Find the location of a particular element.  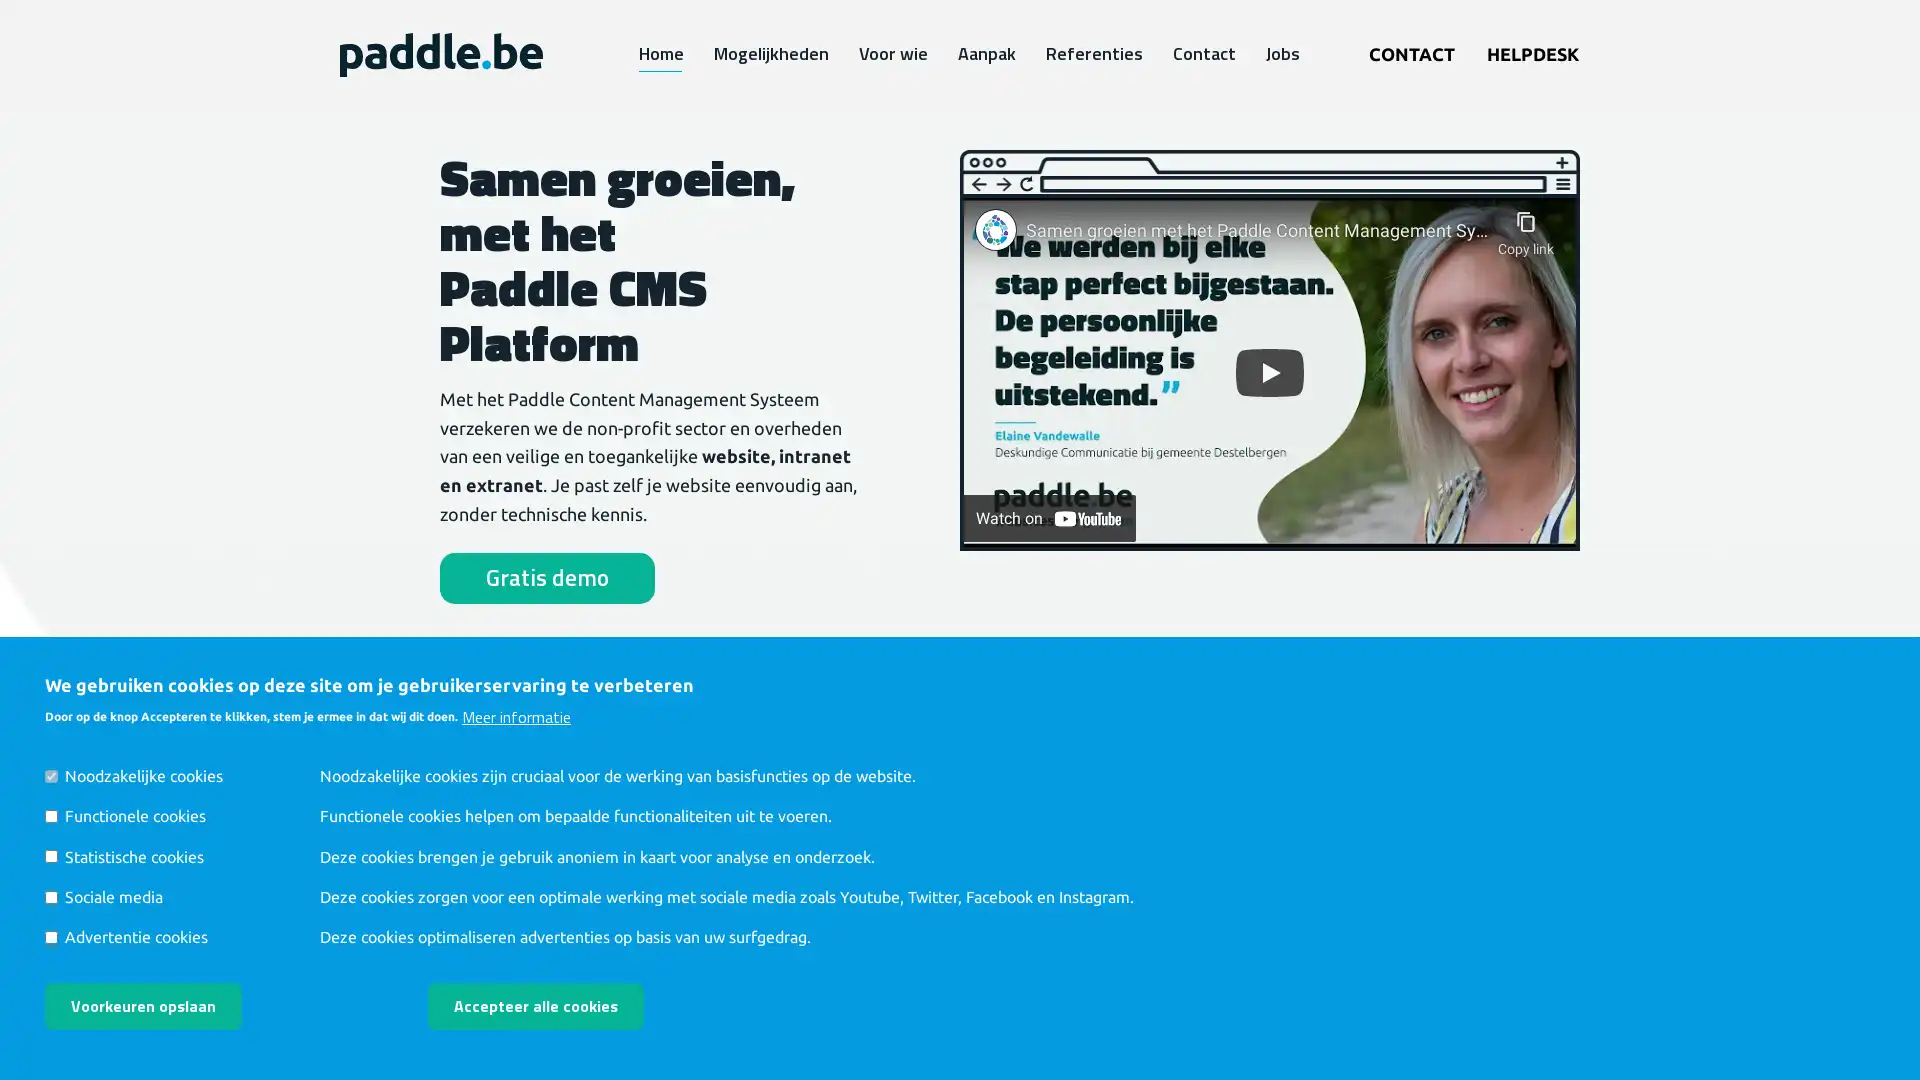

Accepteer alle cookies is located at coordinates (536, 1006).